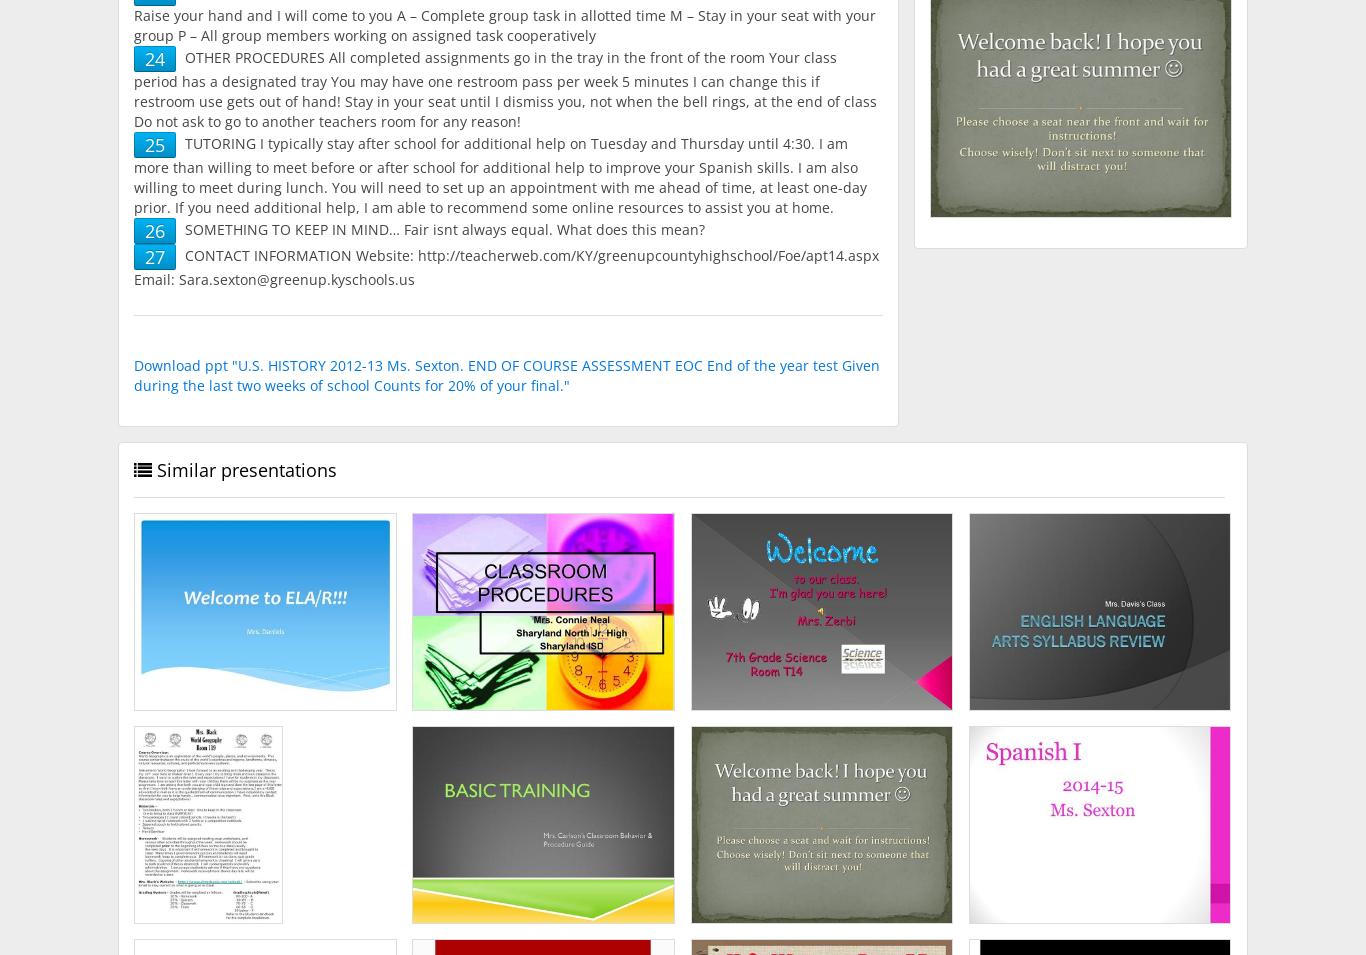 Image resolution: width=1366 pixels, height=955 pixels. What do you see at coordinates (505, 88) in the screenshot?
I see `'OTHER PROCEDURES All completed assignments go in the tray in the front of the room Your class period has a designated tray You may have one restroom pass per week 5 minutes I can change this if restroom use gets out of hand! Stay in your seat until I dismiss you, not when the bell rings, at the end of class Do not ask to go to another teachers room for any reason!'` at bounding box center [505, 88].